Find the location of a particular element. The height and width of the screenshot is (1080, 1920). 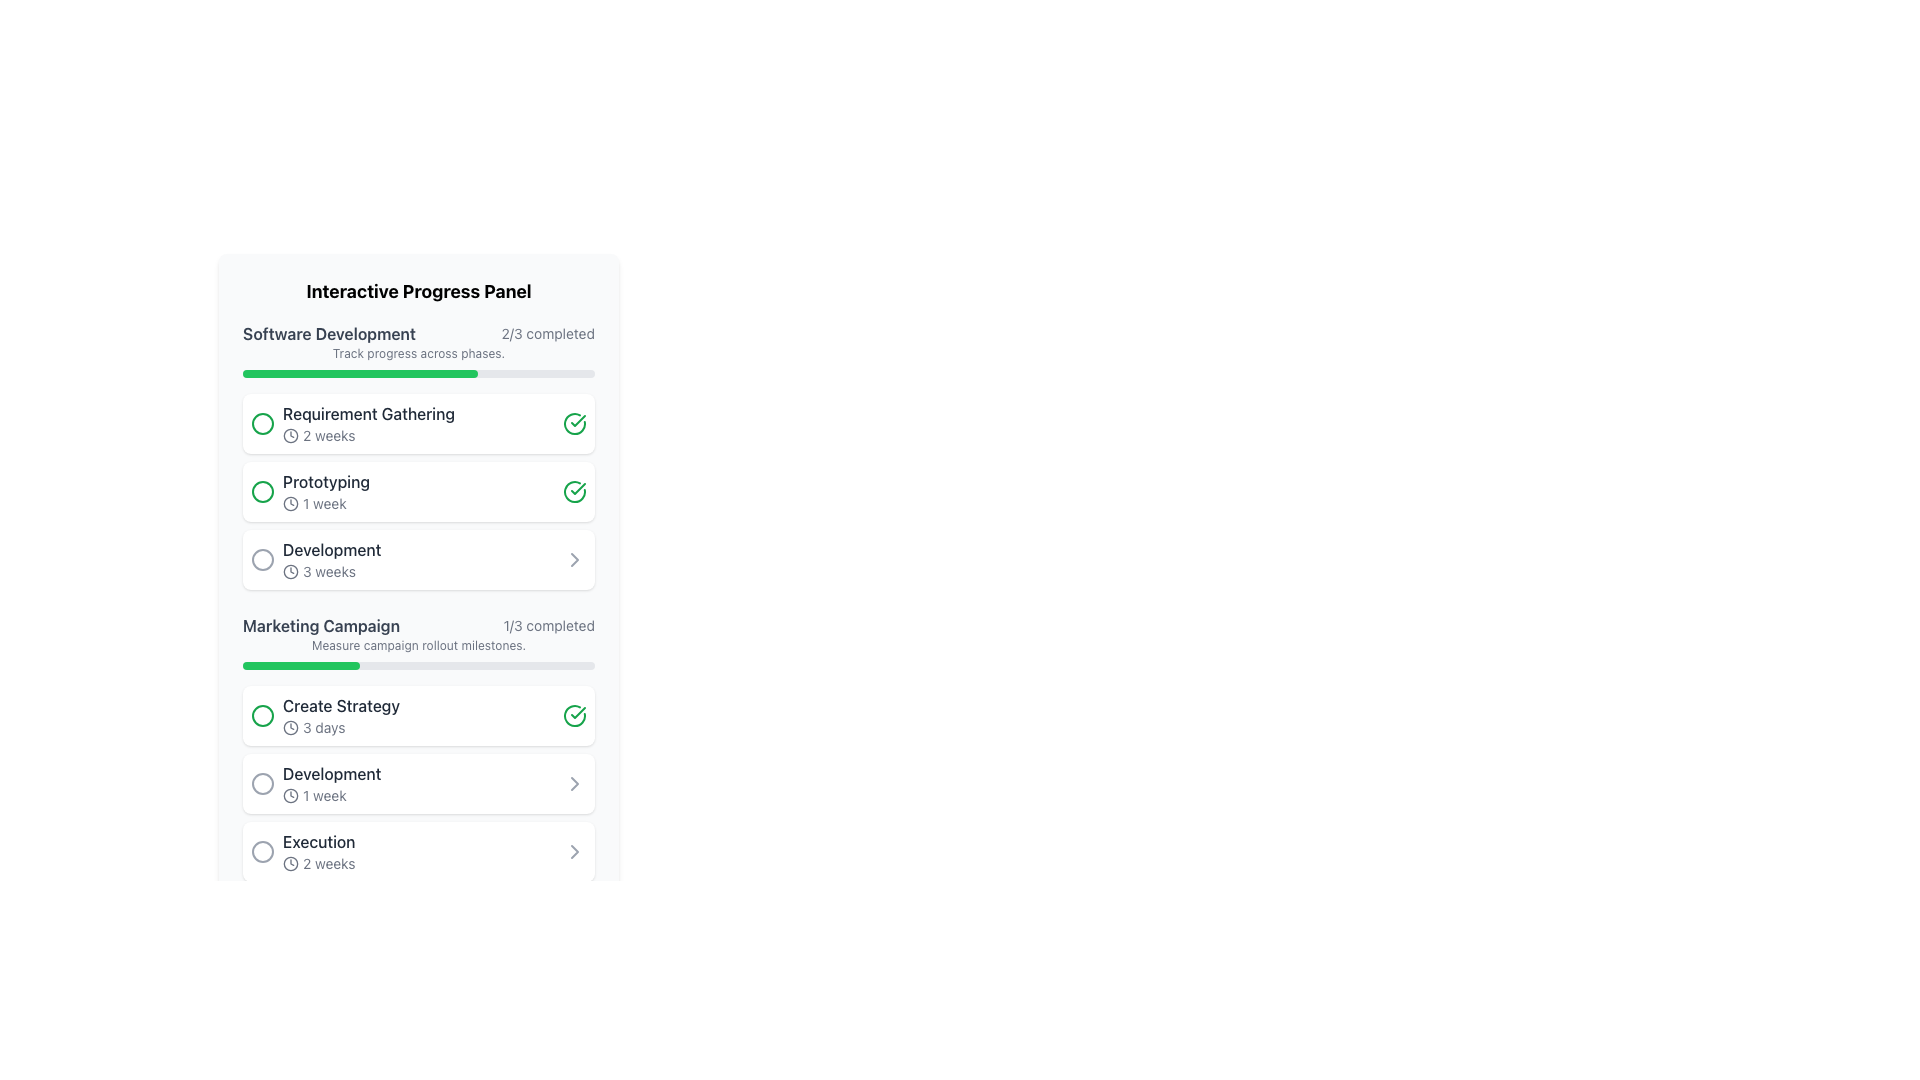

the first Card-like Component representing 'Create Strategy' in the 'Marketing Campaign' section is located at coordinates (417, 715).